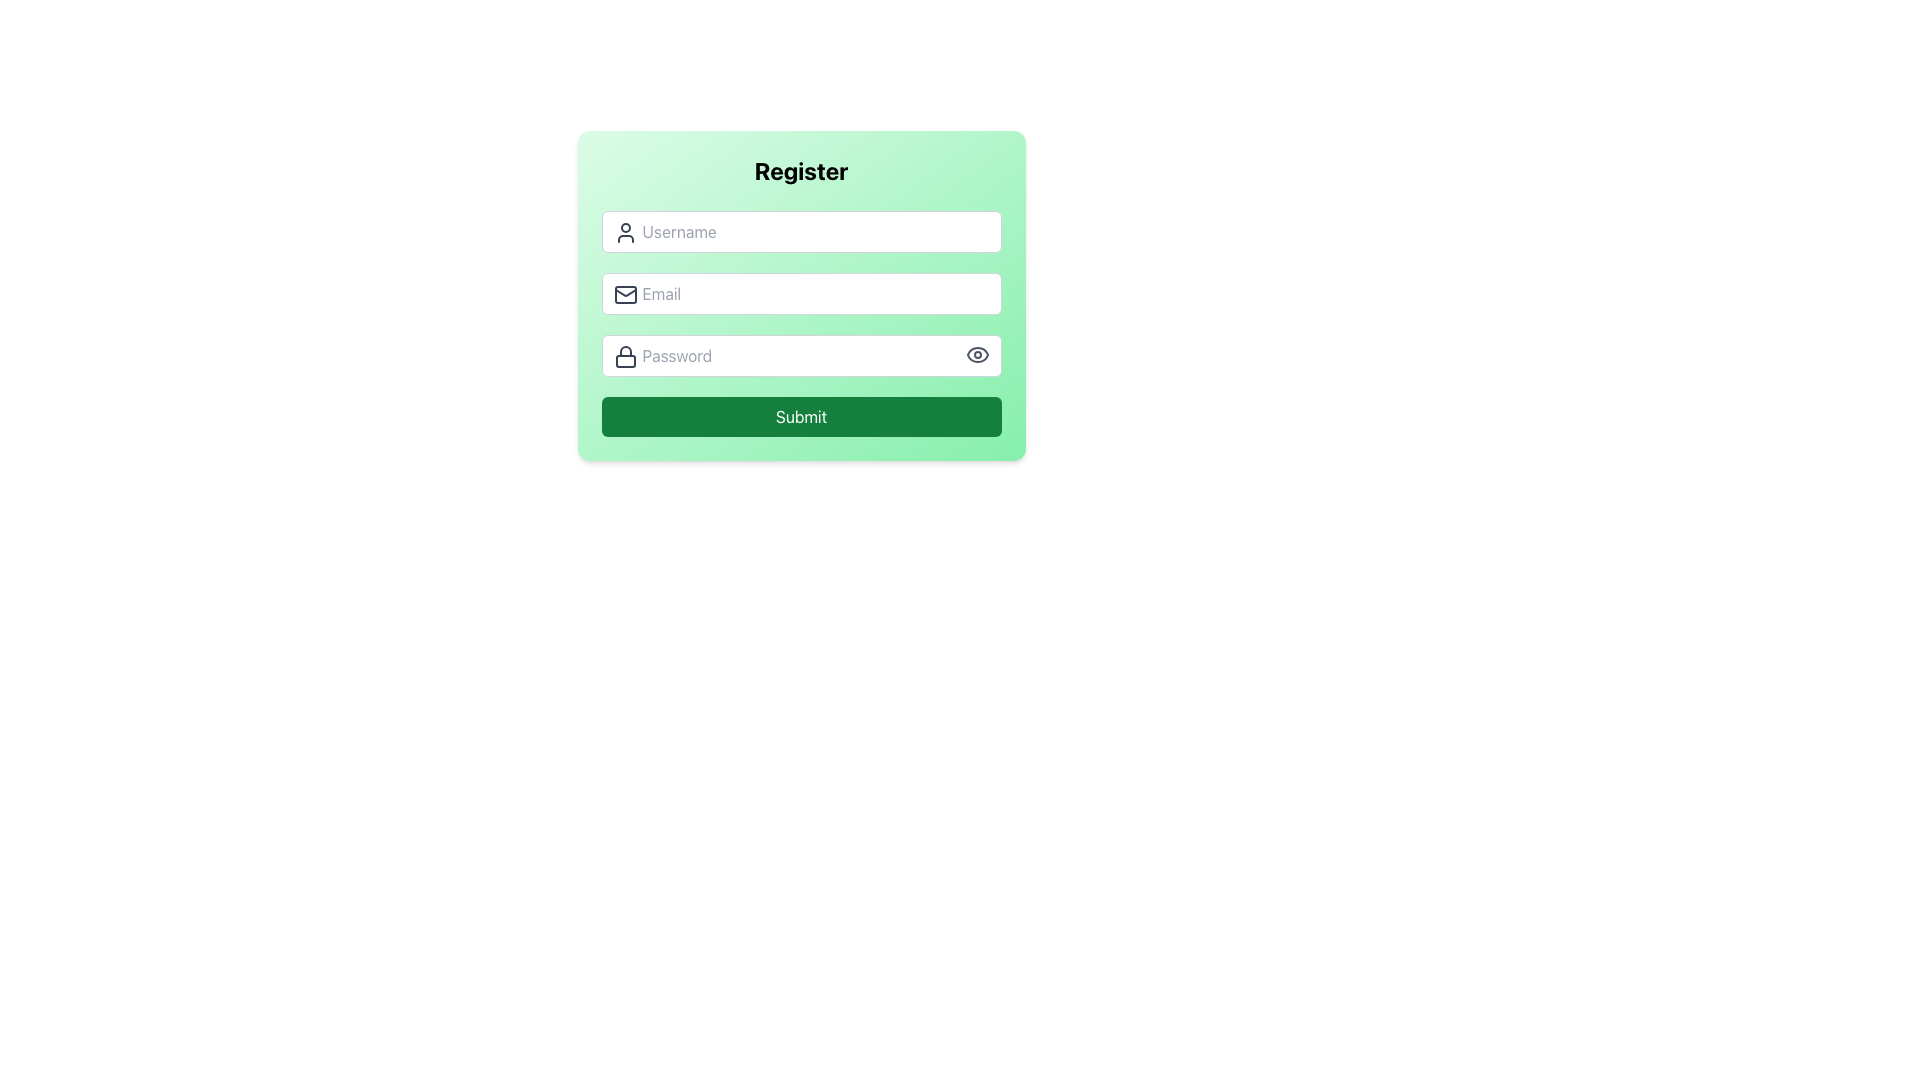 The image size is (1920, 1080). Describe the element at coordinates (624, 231) in the screenshot. I see `the icon that signifies the purpose of the adjoining input field for entering a username, located at the left end of the 'Username' text input field in the registration form` at that location.